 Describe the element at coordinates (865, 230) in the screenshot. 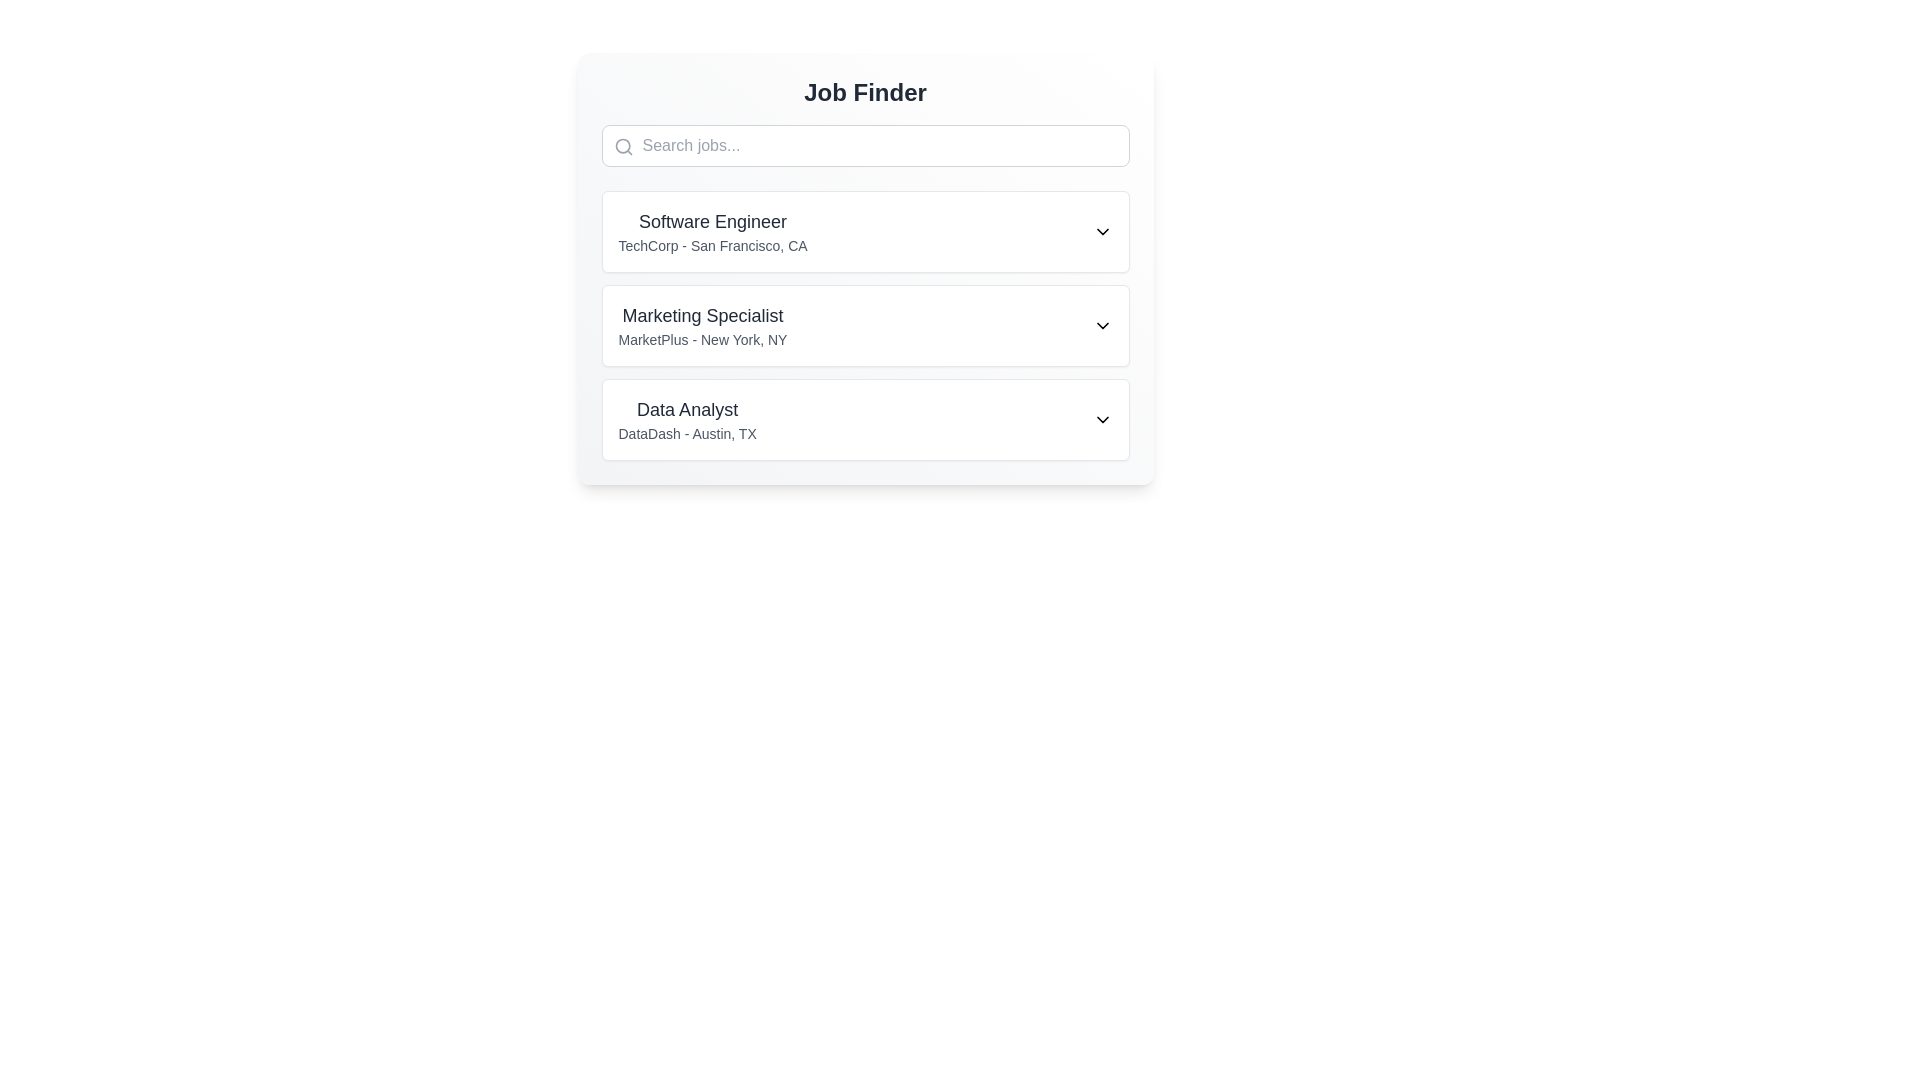

I see `on the first job listing item in the 'Job Finder' module, which displays the job title 'Software Engineer' and company details 'TechCorp - San Francisco, CA'` at that location.